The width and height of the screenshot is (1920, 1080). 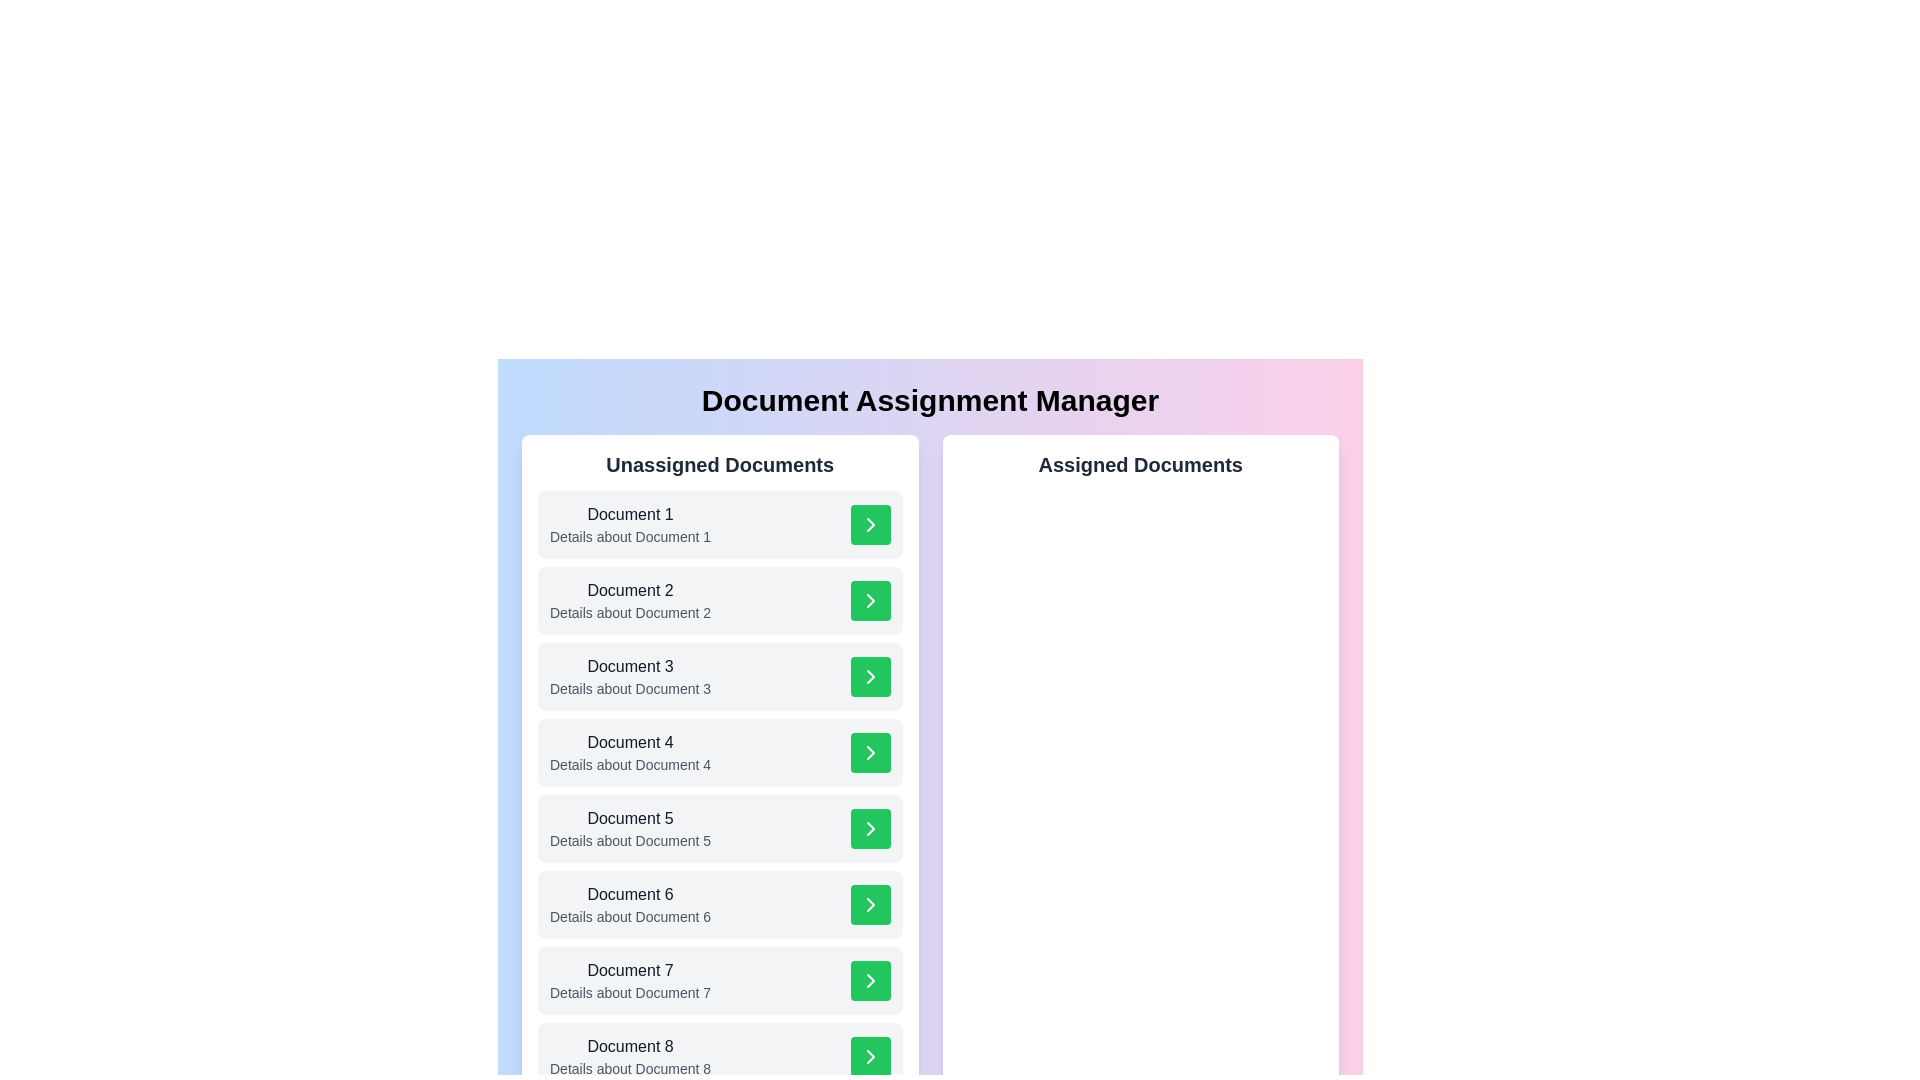 I want to click on header label displaying 'Unassigned Documents' to understand the section's purpose, so click(x=720, y=465).